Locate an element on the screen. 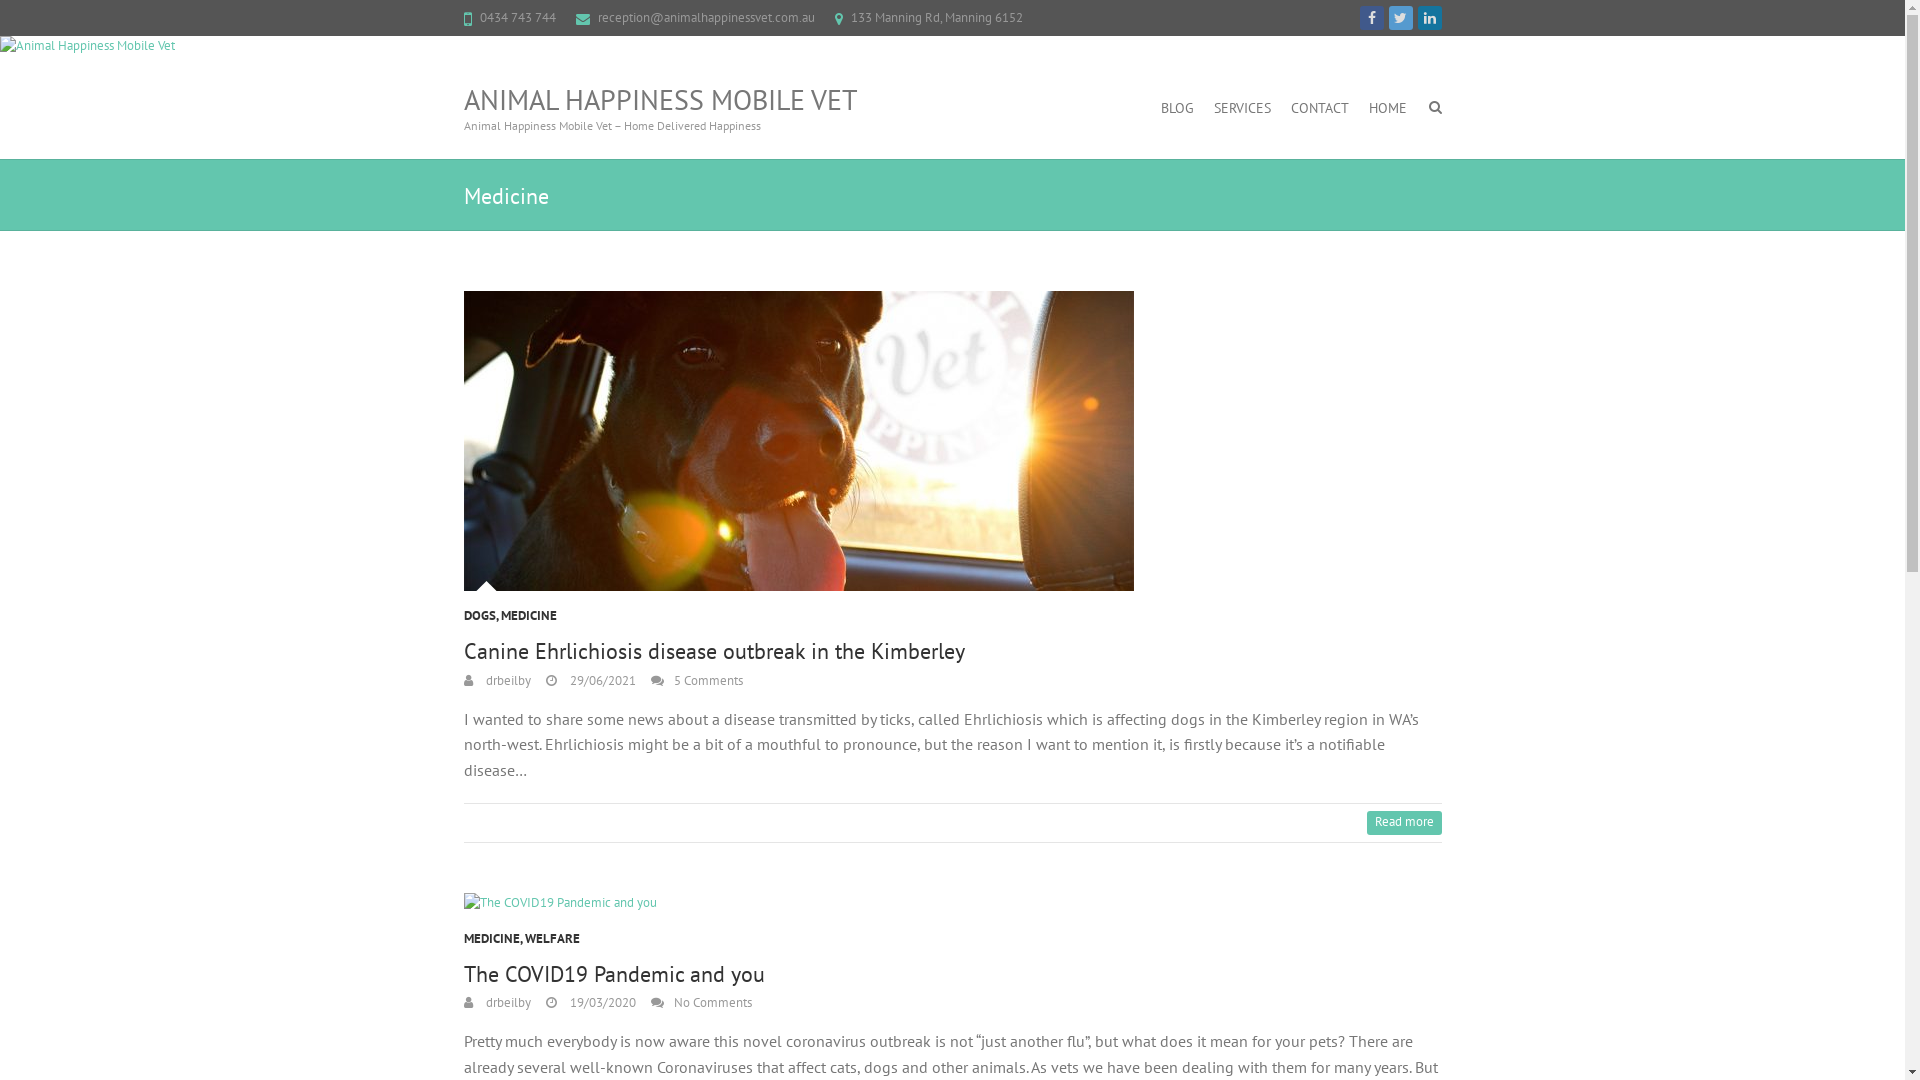 This screenshot has width=1920, height=1080. 'reception@animalhappinessvet.com.au' is located at coordinates (706, 17).